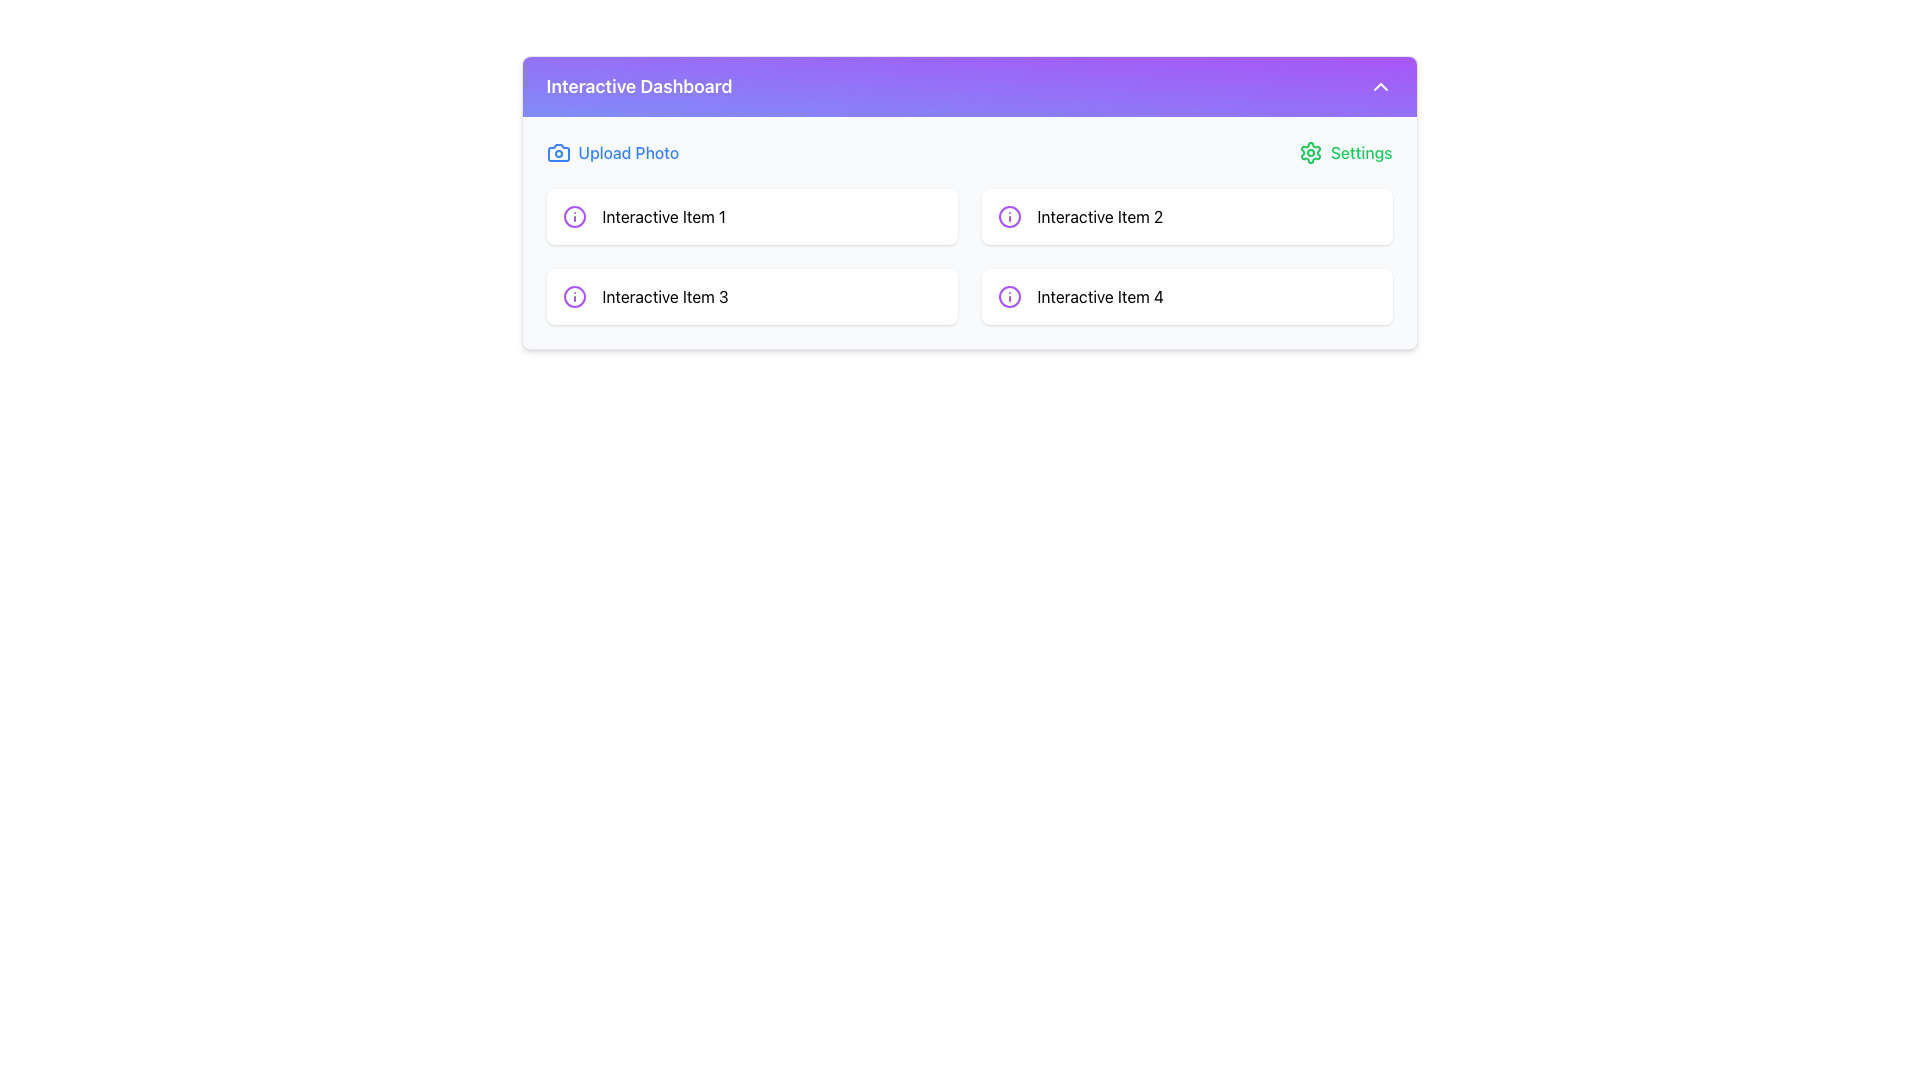 This screenshot has width=1920, height=1080. Describe the element at coordinates (1310, 152) in the screenshot. I see `the green settings gear icon located at the far right of the top bar` at that location.